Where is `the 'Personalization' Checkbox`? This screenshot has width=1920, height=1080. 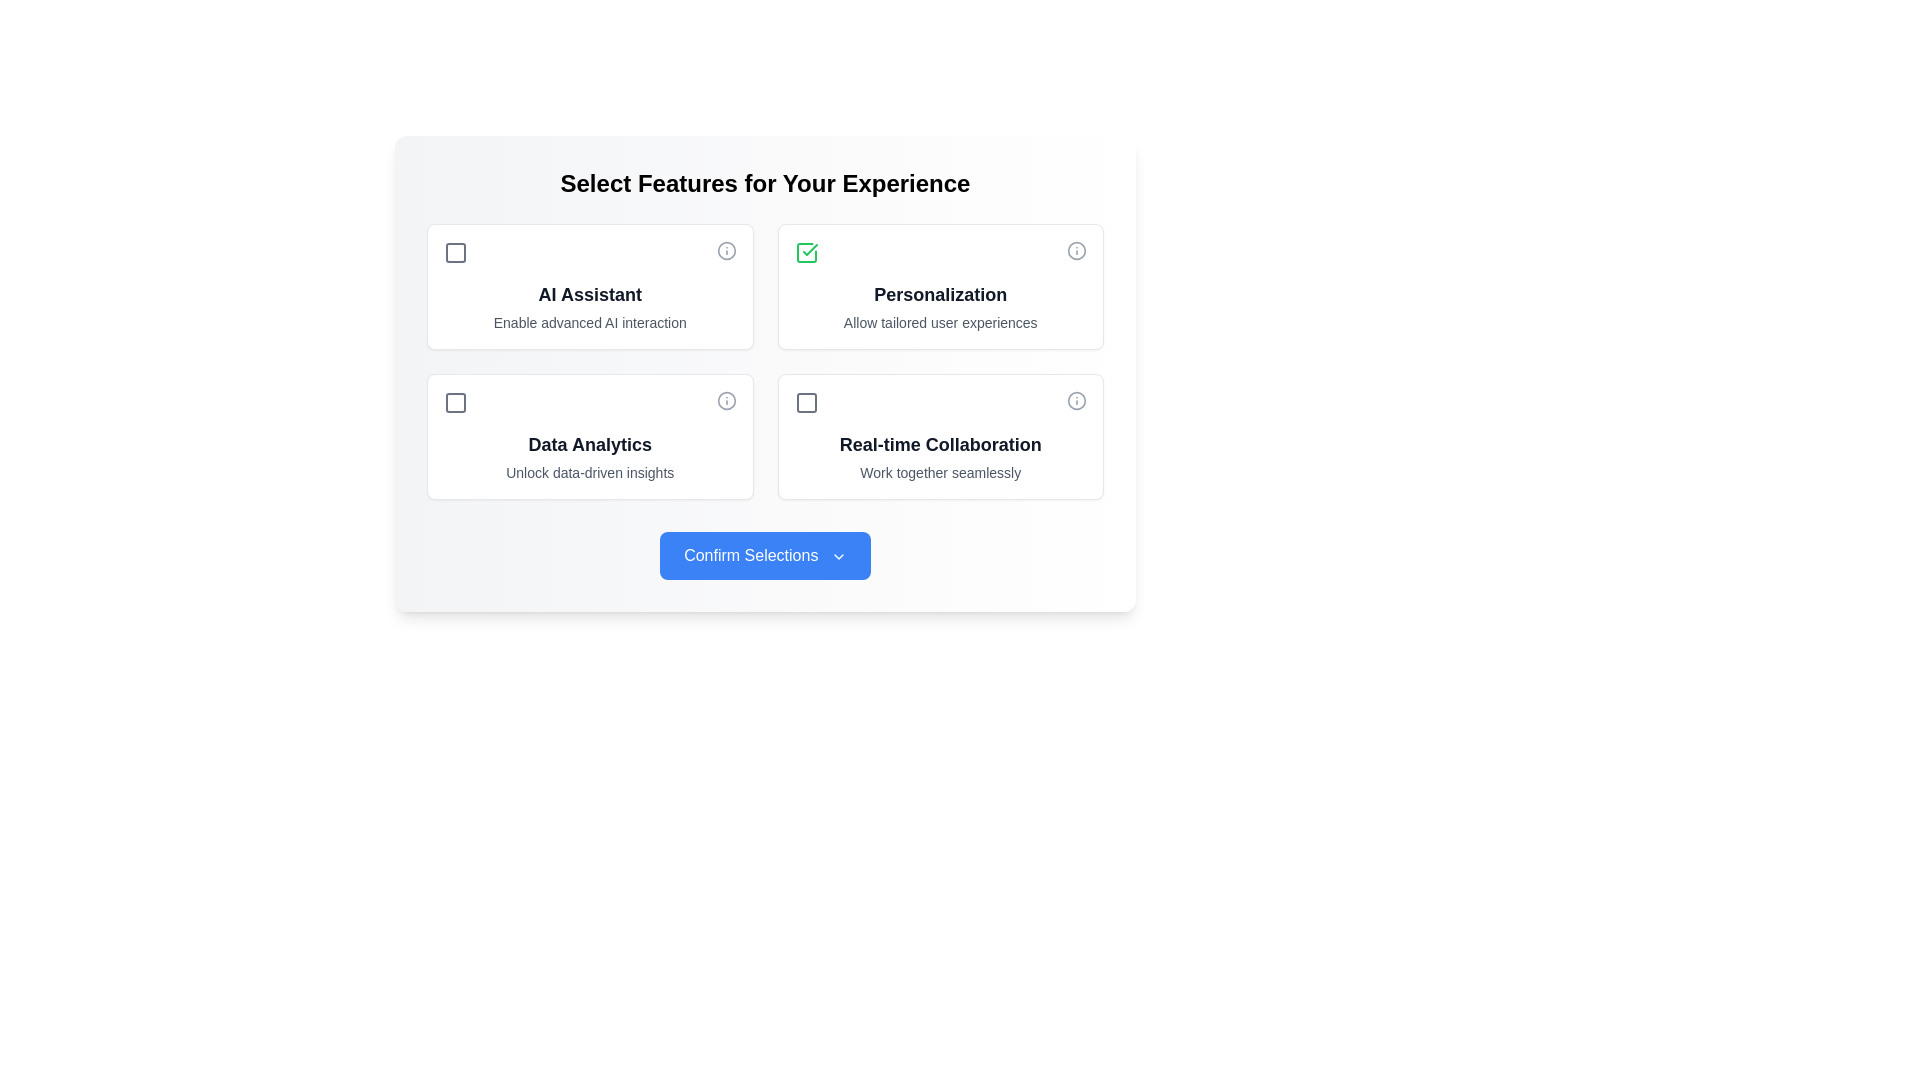 the 'Personalization' Checkbox is located at coordinates (806, 252).